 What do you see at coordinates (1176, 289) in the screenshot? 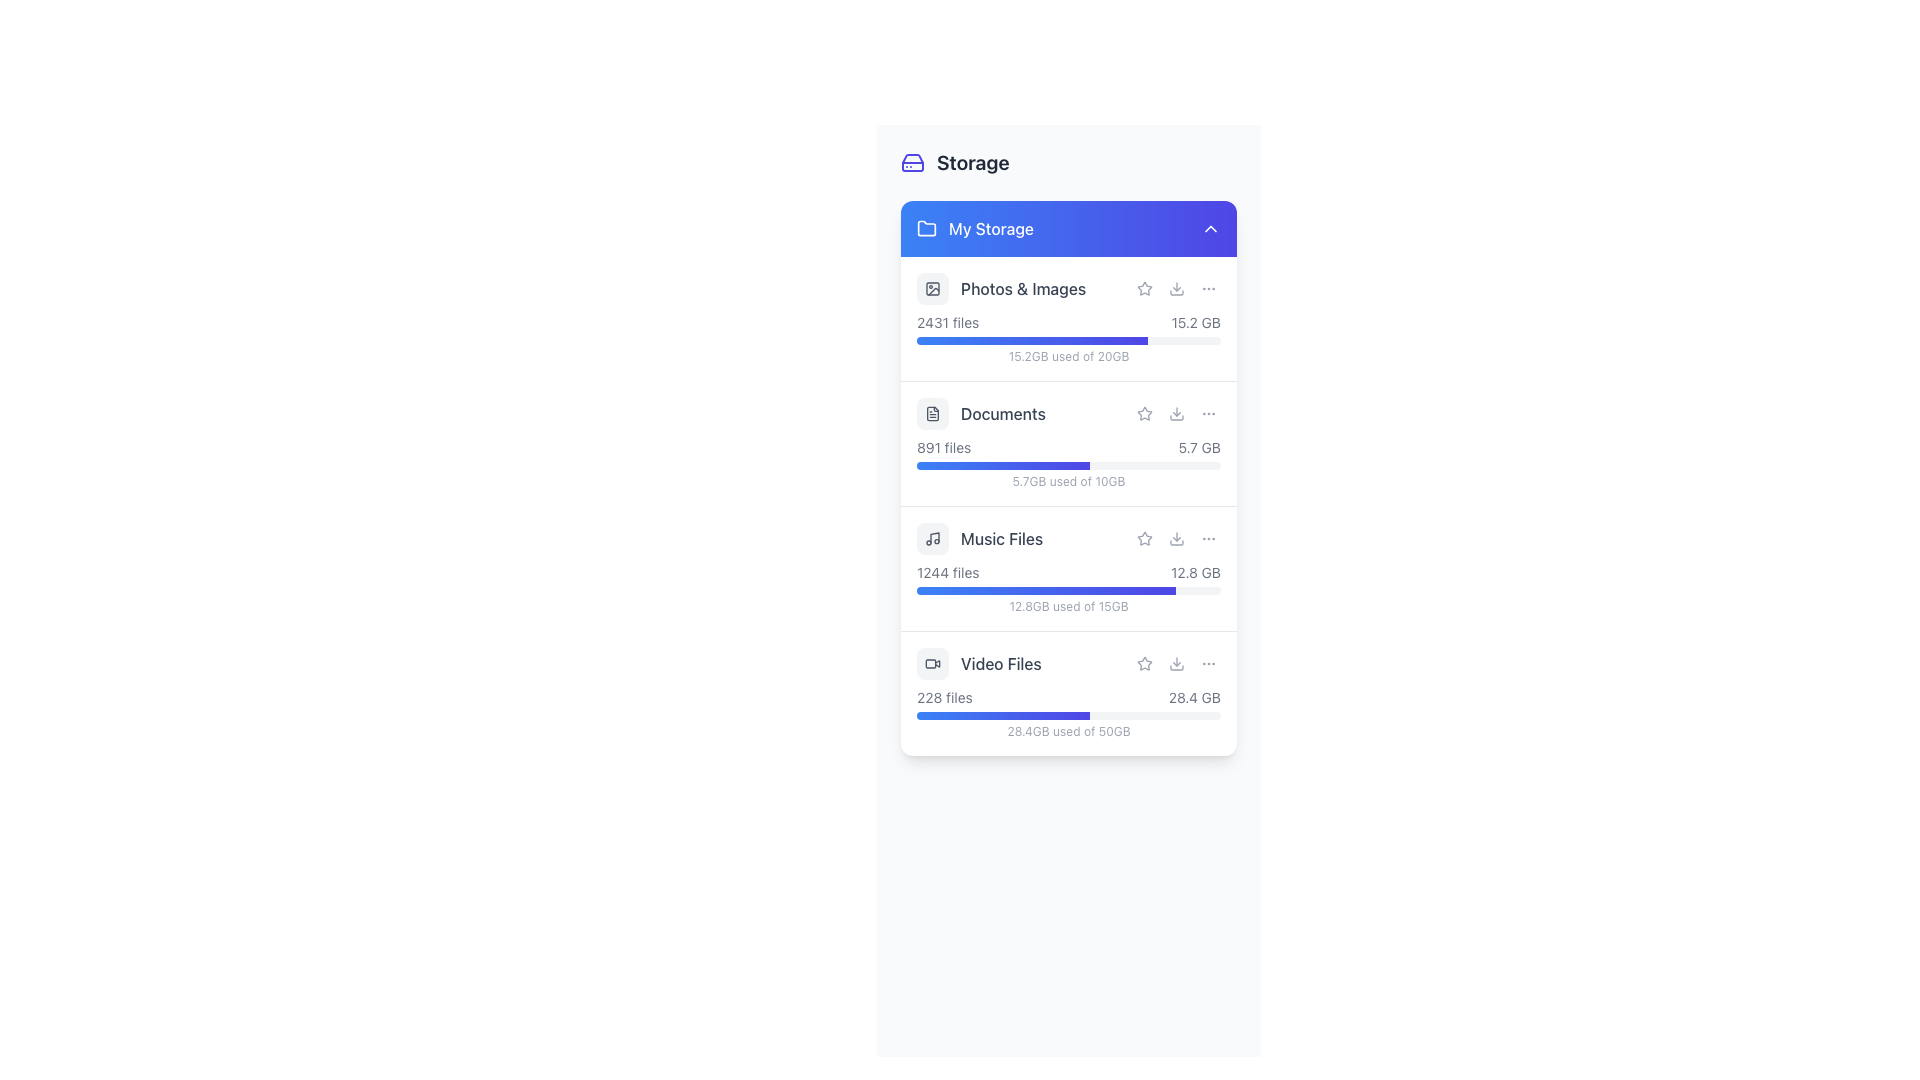
I see `the download icon button located to the right of the 'Photos & Images' section header` at bounding box center [1176, 289].